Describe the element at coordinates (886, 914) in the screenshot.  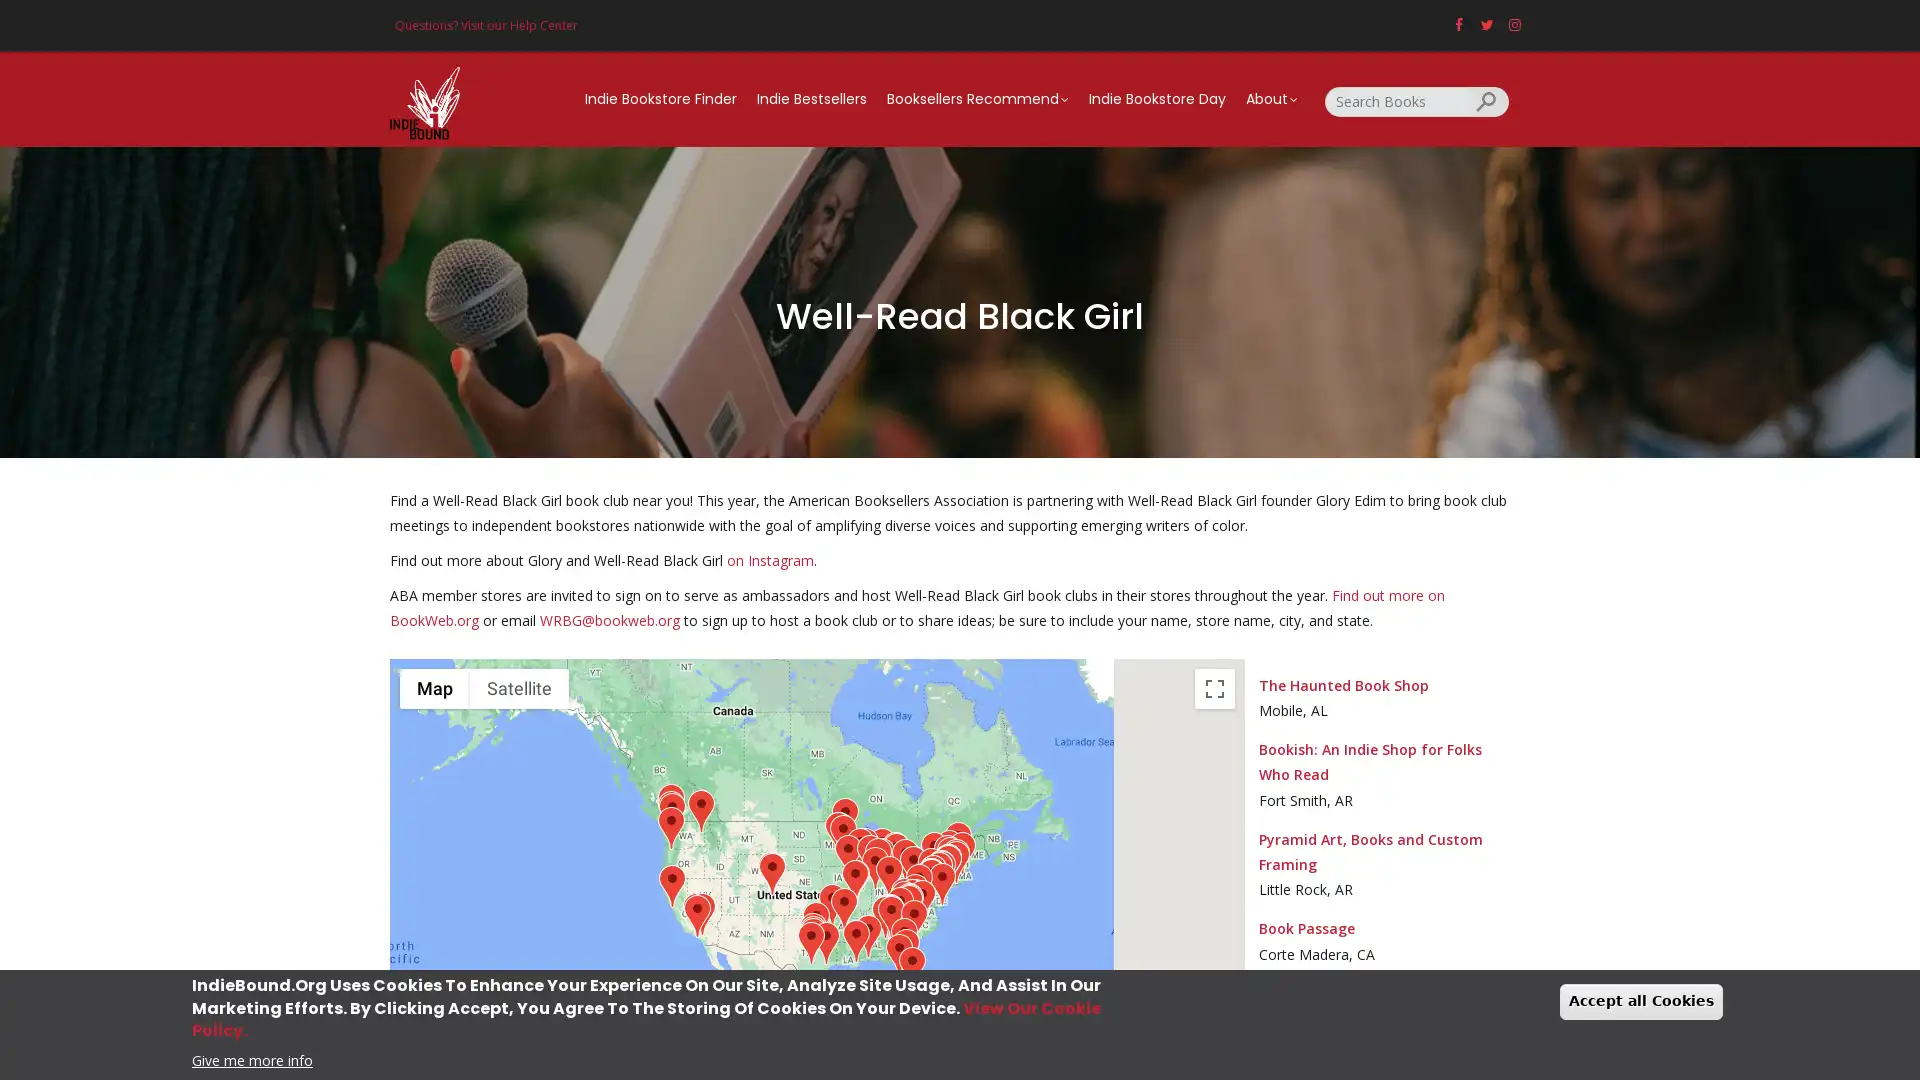
I see `The Book House (GA)` at that location.